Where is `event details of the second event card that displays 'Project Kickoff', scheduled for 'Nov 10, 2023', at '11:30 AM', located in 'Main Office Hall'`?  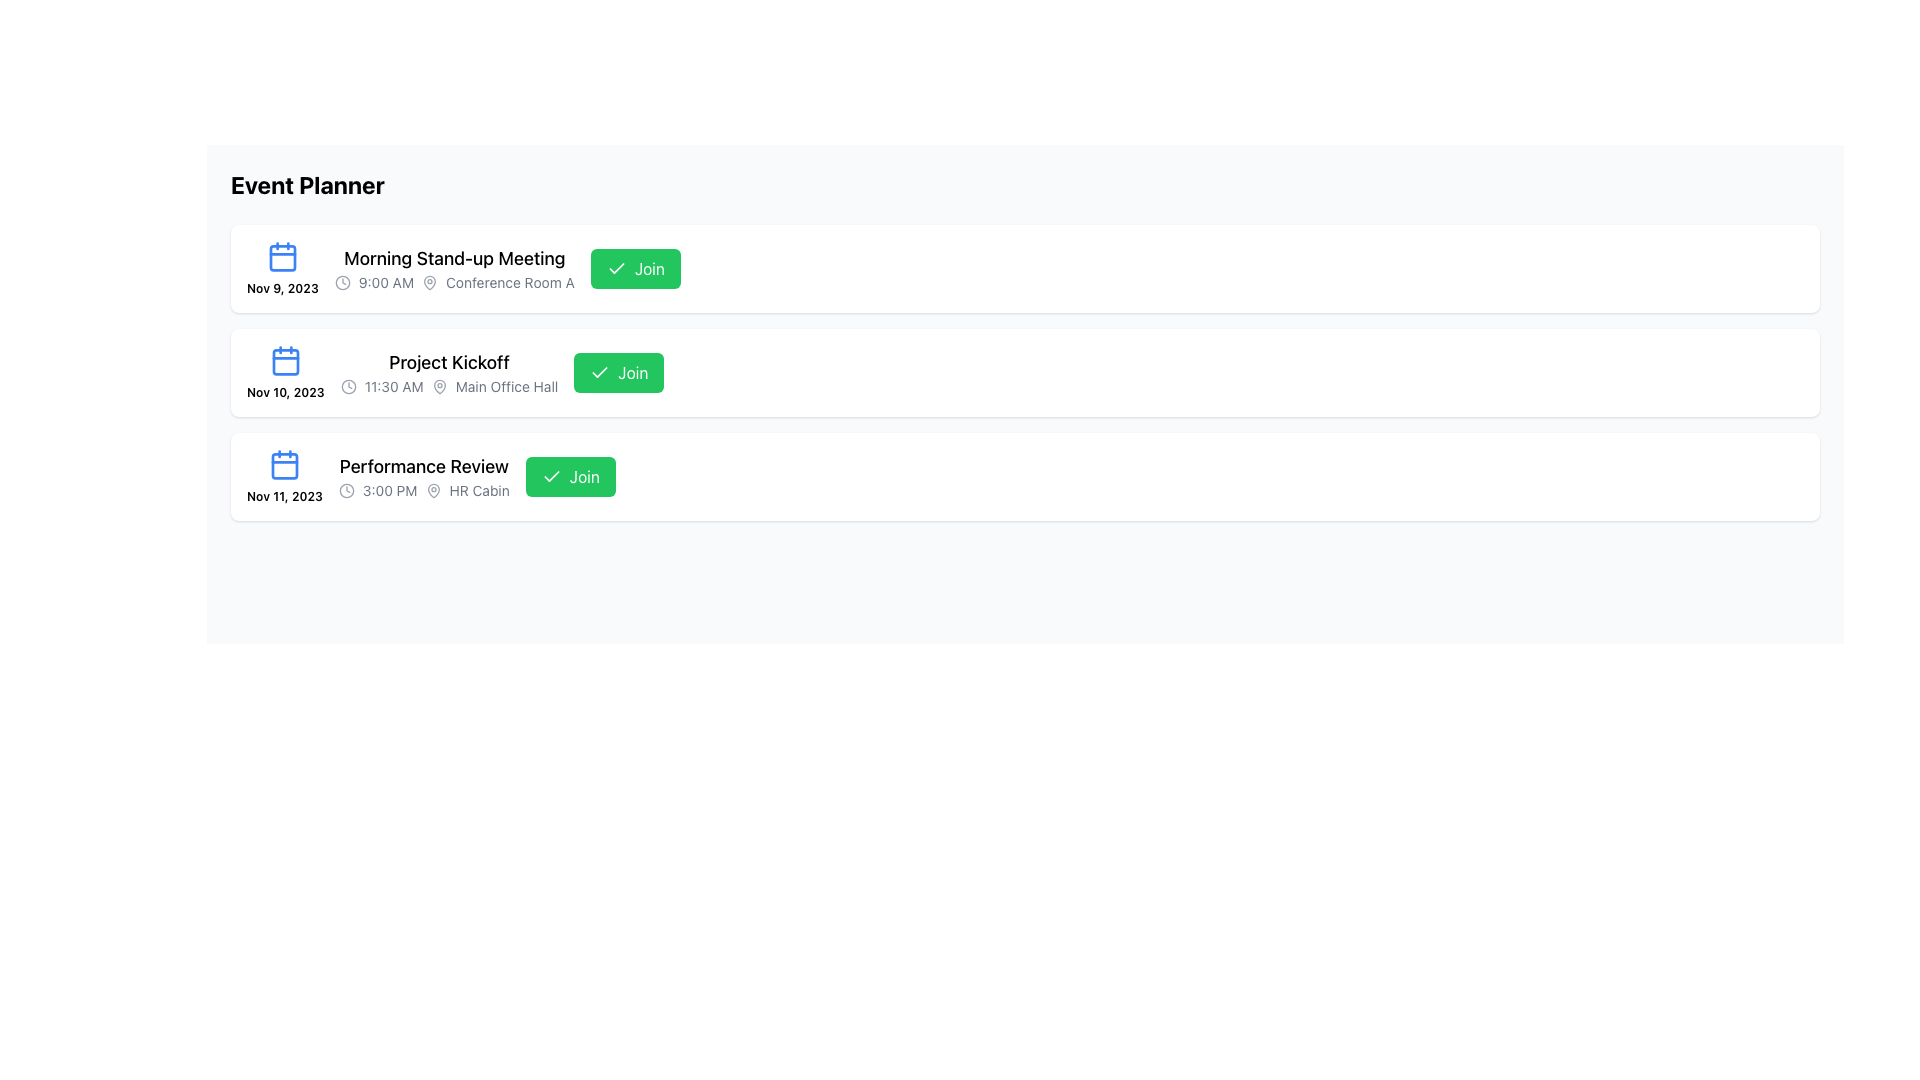 event details of the second event card that displays 'Project Kickoff', scheduled for 'Nov 10, 2023', at '11:30 AM', located in 'Main Office Hall' is located at coordinates (1025, 373).